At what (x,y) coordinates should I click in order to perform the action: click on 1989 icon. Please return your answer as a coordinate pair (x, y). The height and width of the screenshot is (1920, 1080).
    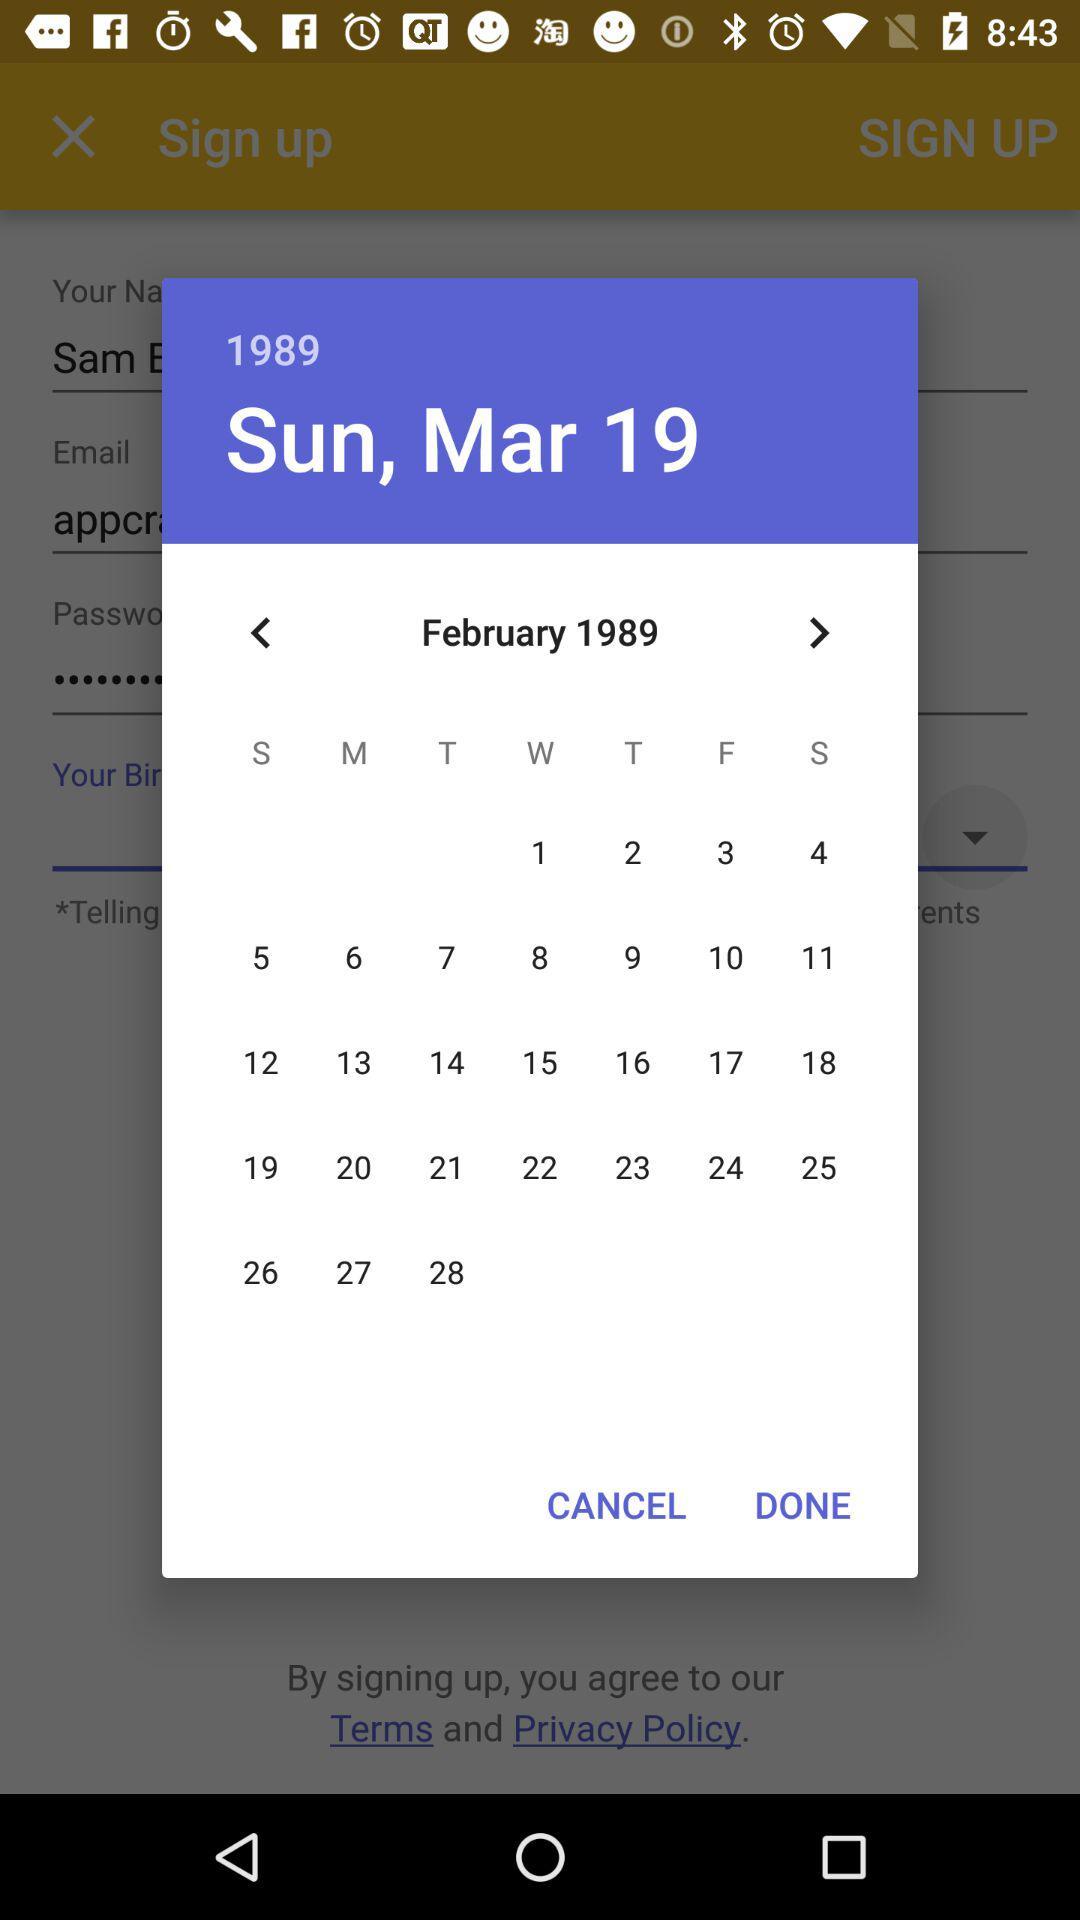
    Looking at the image, I should click on (540, 327).